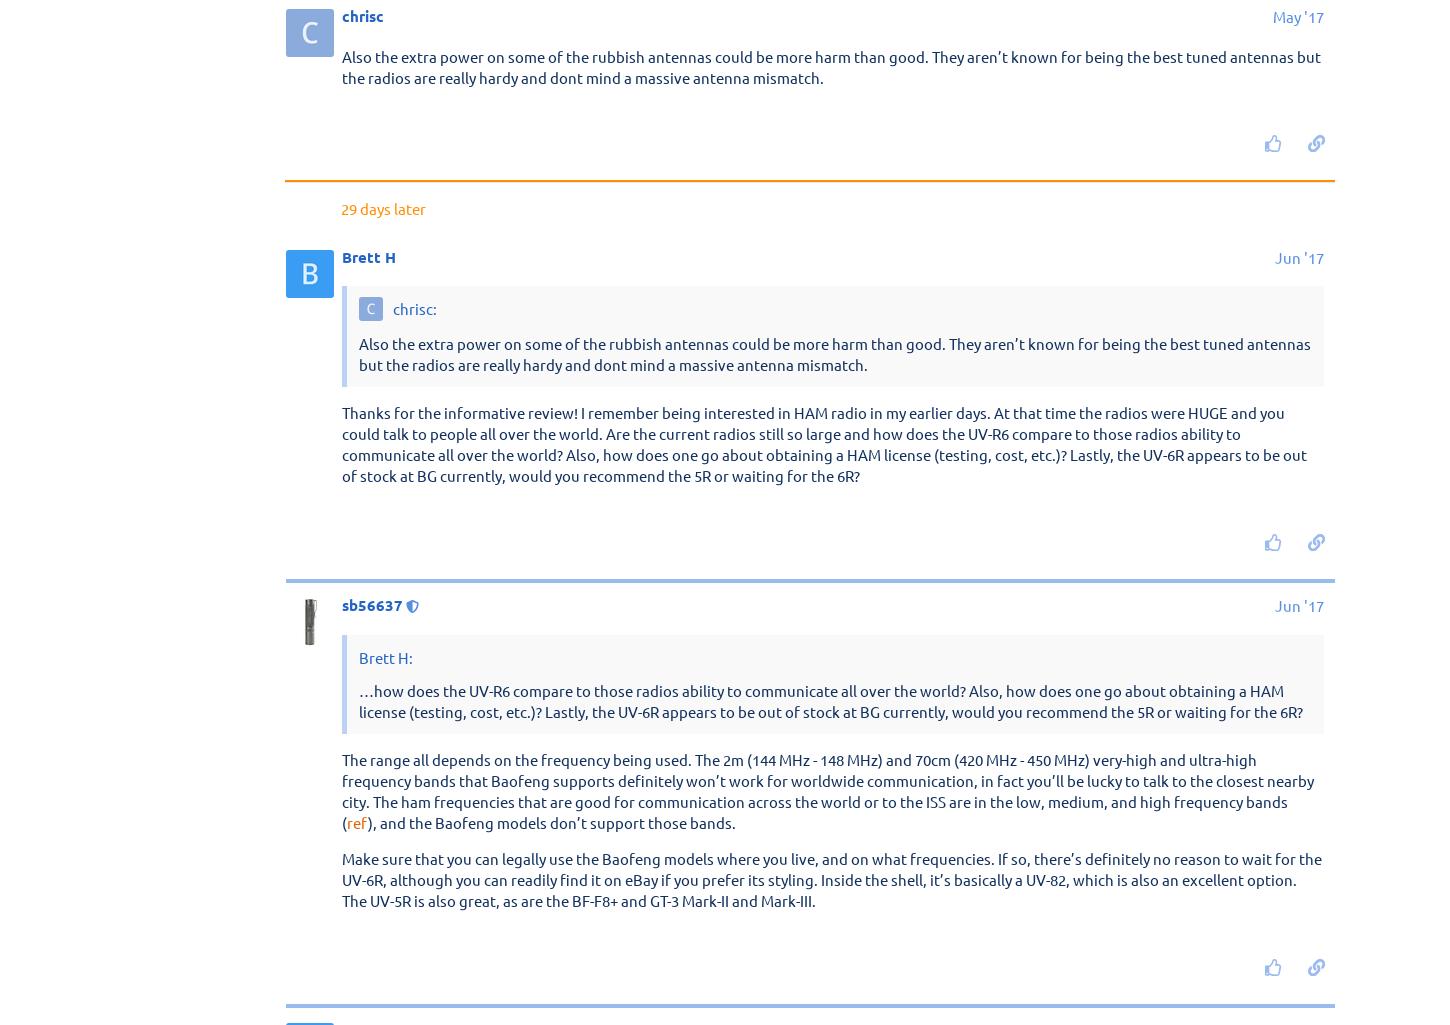 This screenshot has height=1025, width=1450. What do you see at coordinates (922, 427) in the screenshot?
I see `'and was on sale/the same price as other 5W were advertised.'` at bounding box center [922, 427].